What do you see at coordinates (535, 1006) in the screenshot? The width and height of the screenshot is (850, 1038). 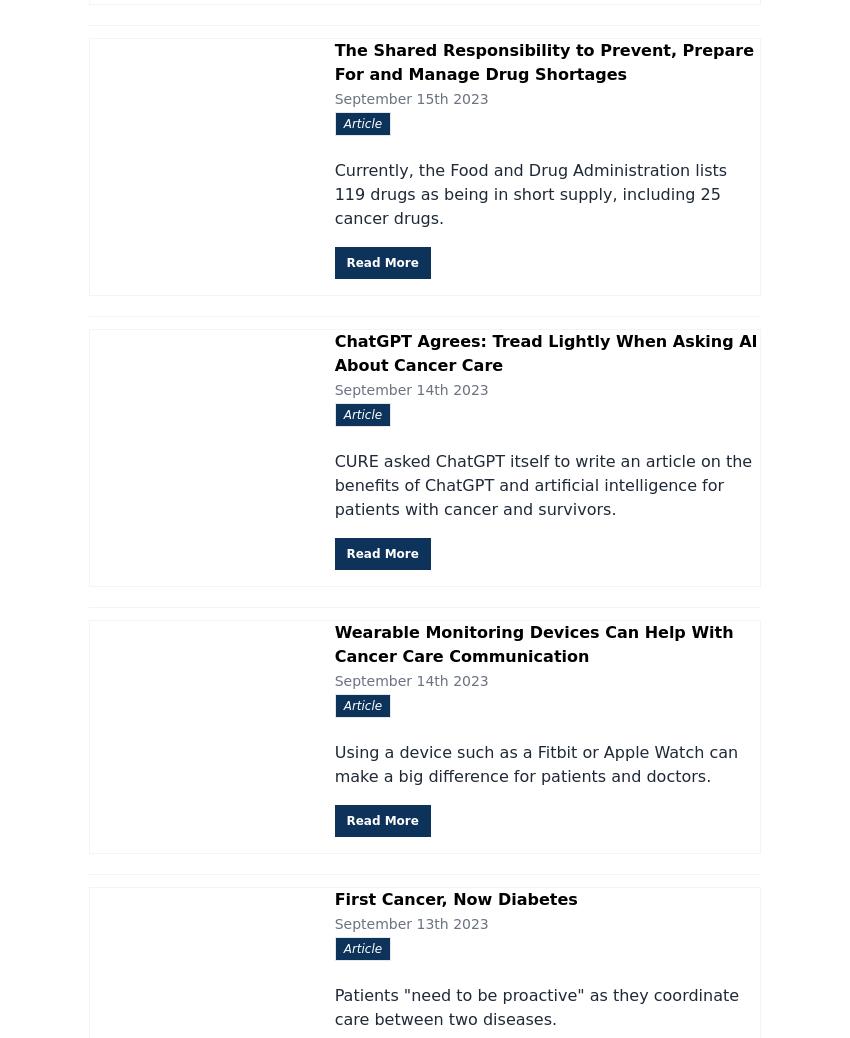 I see `'Patients "need to be proactive" as they coordinate care between two diseases.'` at bounding box center [535, 1006].